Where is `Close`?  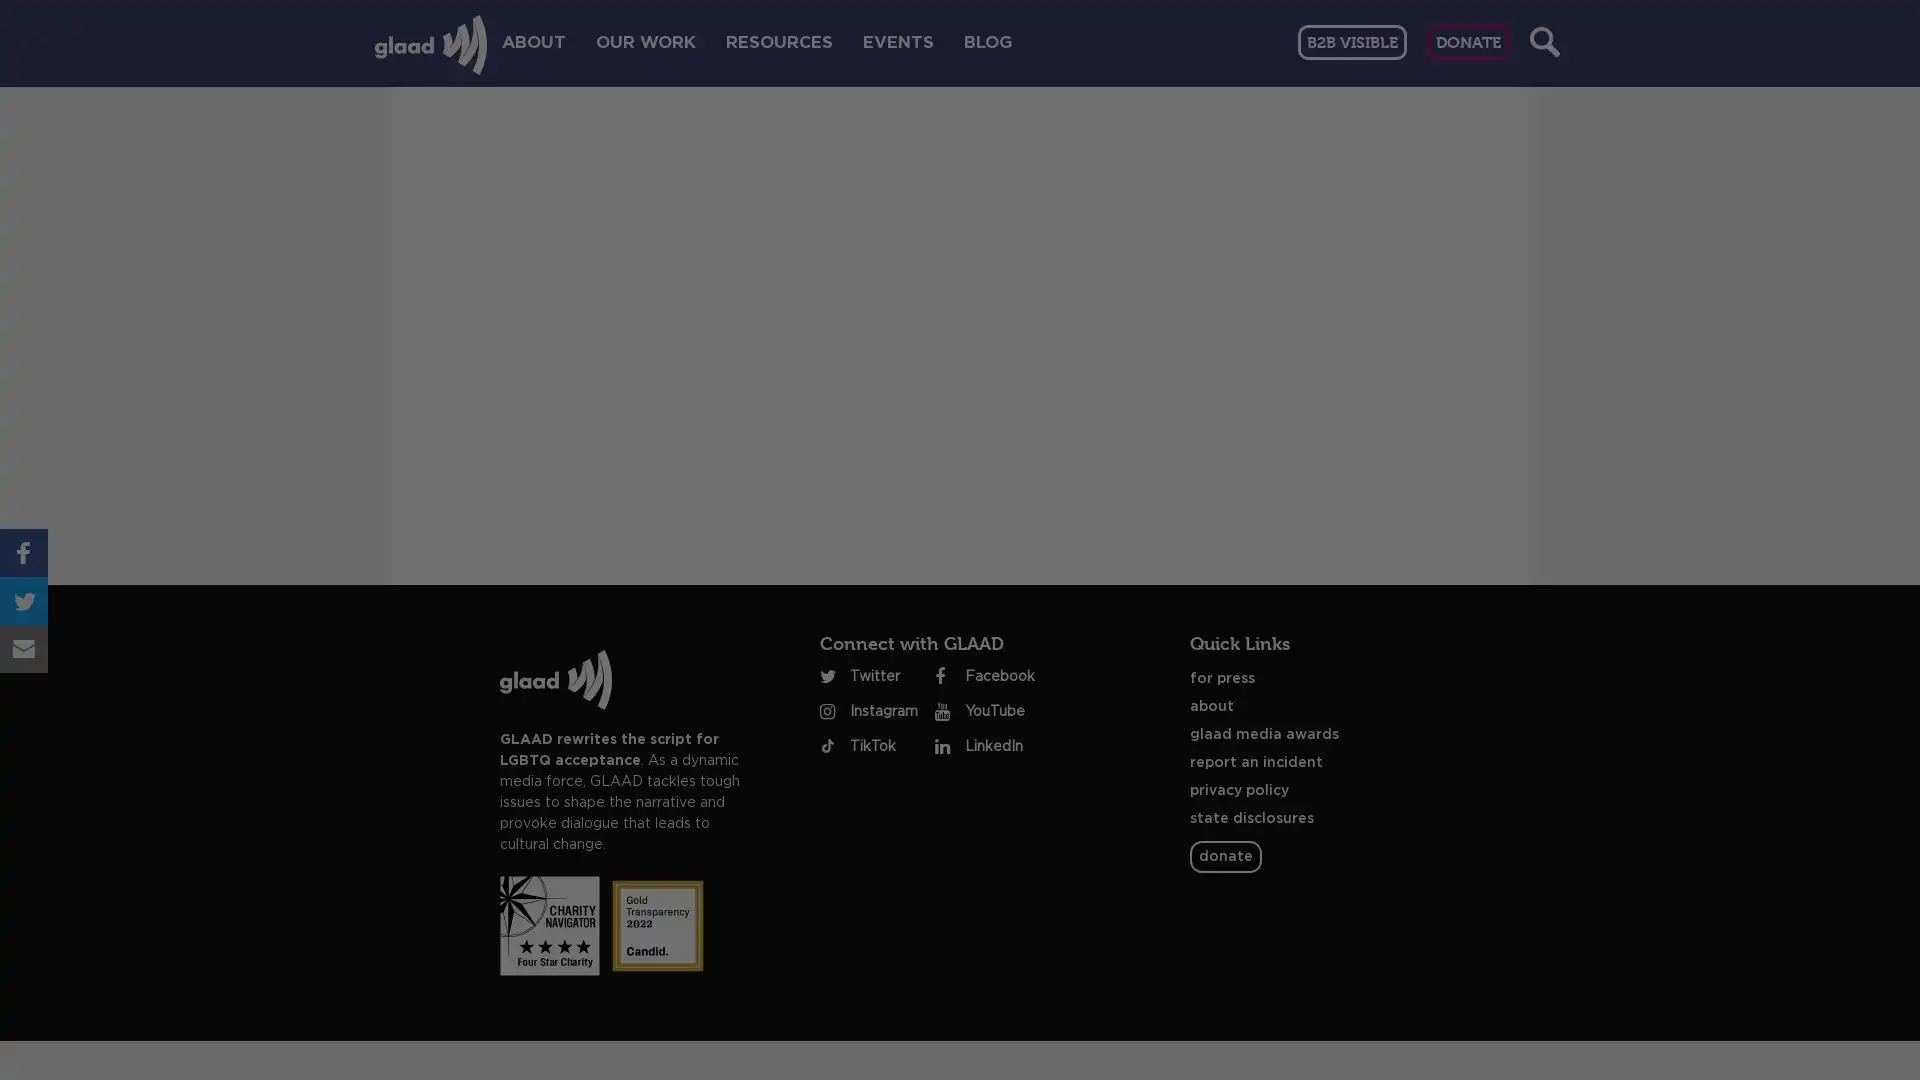 Close is located at coordinates (1459, 237).